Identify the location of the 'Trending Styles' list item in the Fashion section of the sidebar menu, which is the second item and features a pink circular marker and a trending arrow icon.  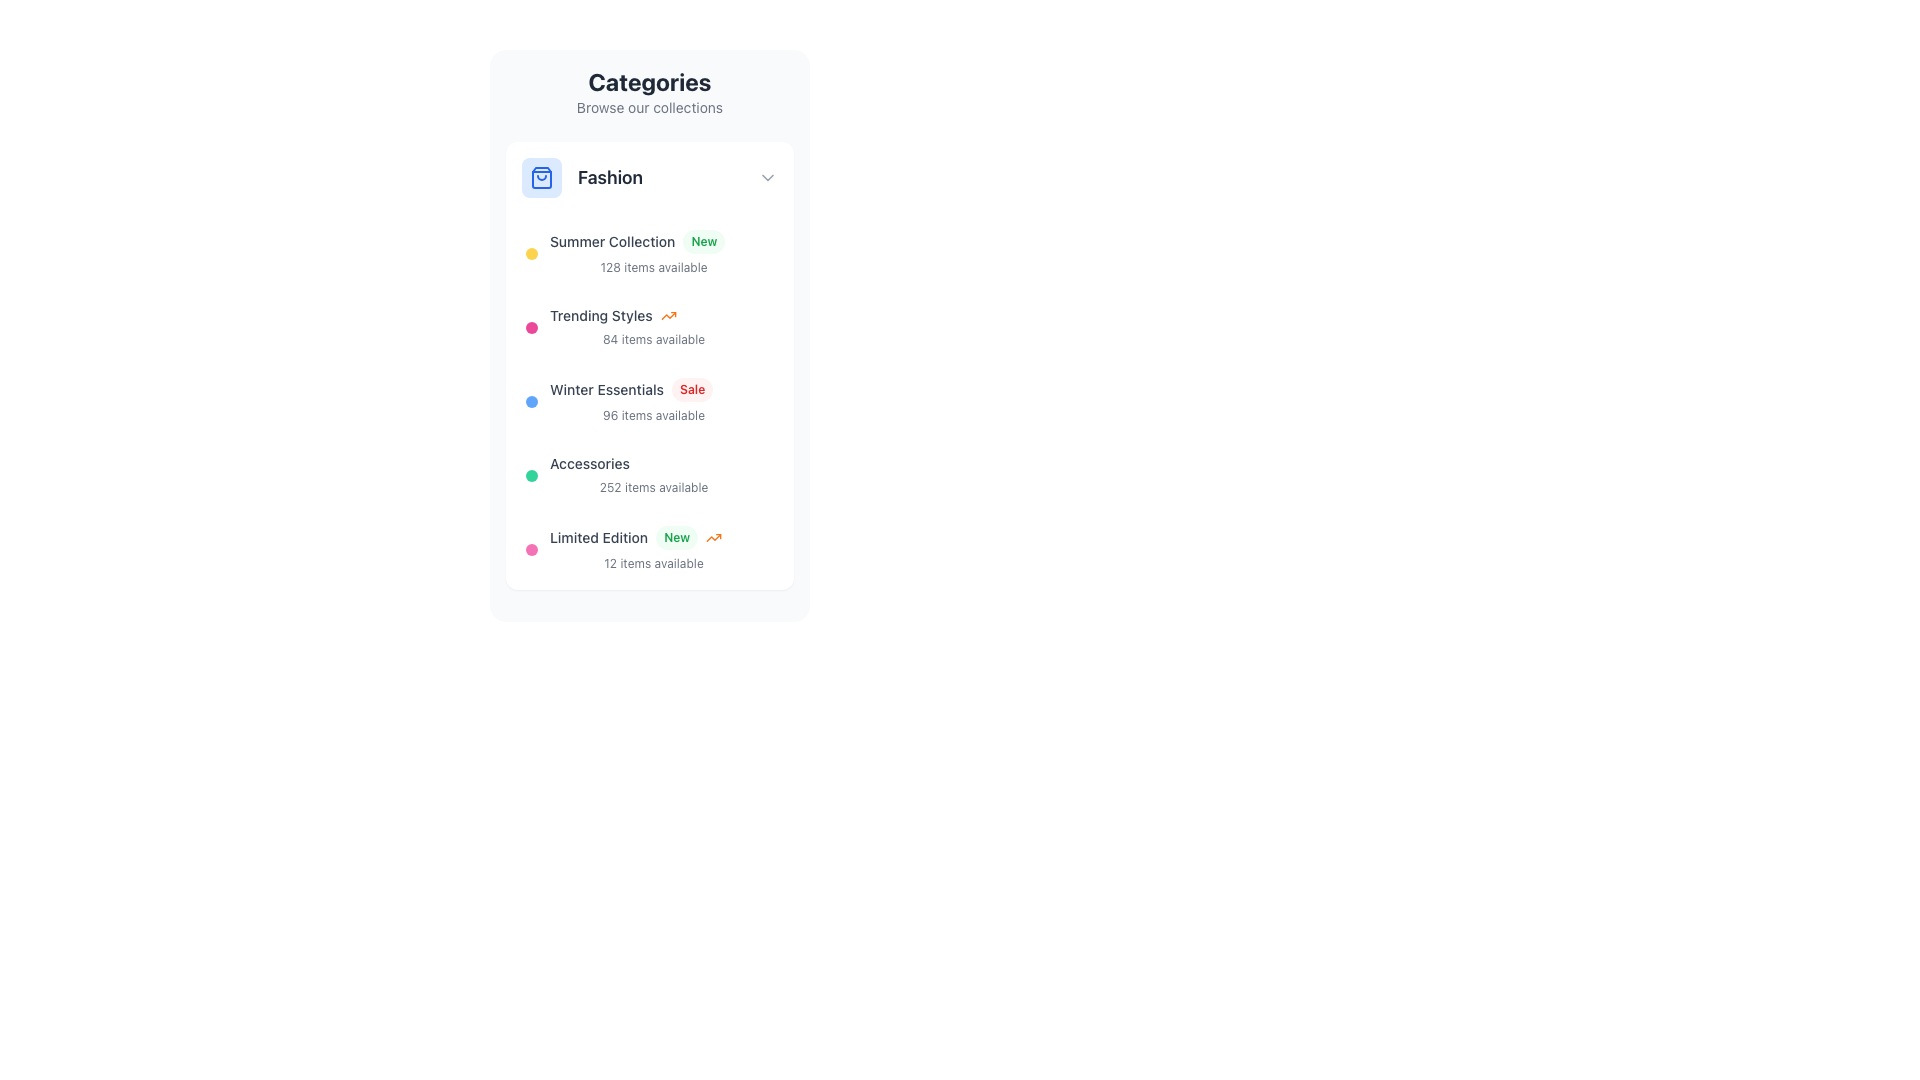
(649, 326).